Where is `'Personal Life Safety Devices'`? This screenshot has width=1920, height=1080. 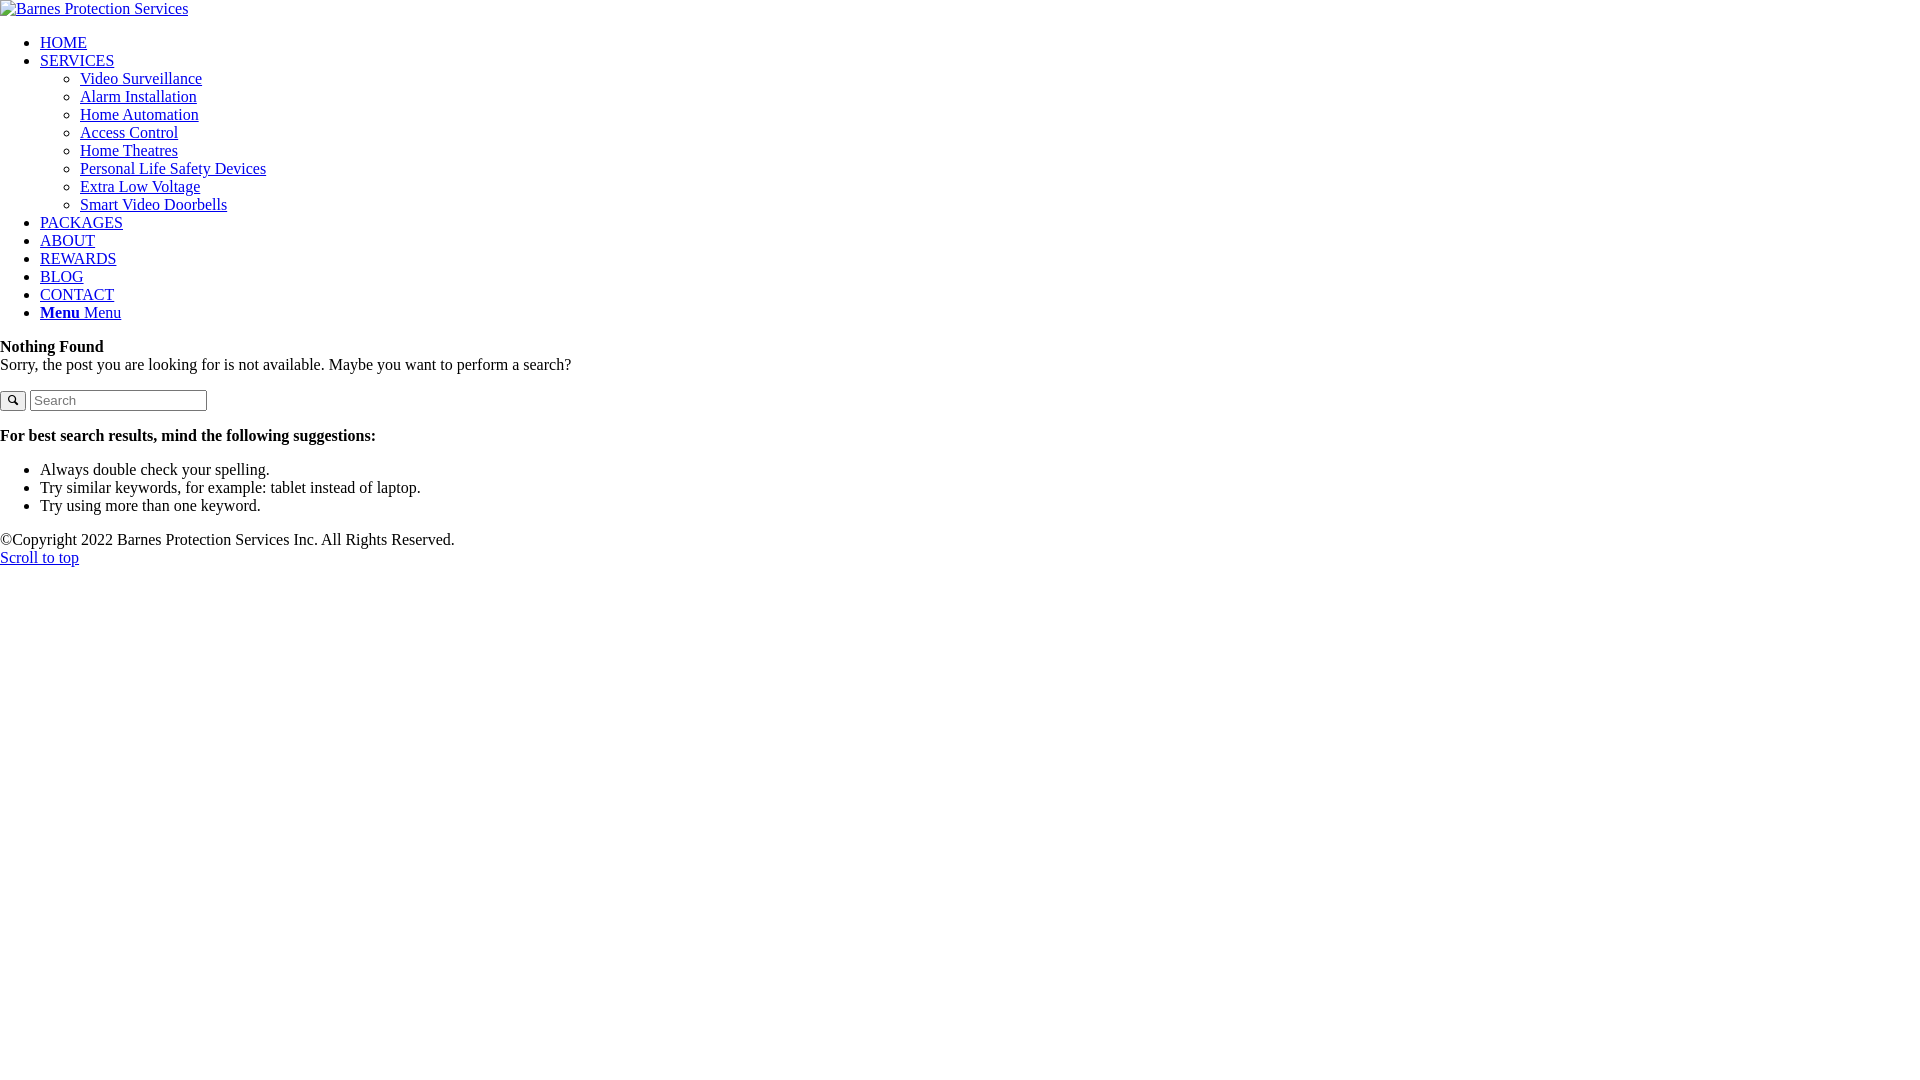
'Personal Life Safety Devices' is located at coordinates (80, 167).